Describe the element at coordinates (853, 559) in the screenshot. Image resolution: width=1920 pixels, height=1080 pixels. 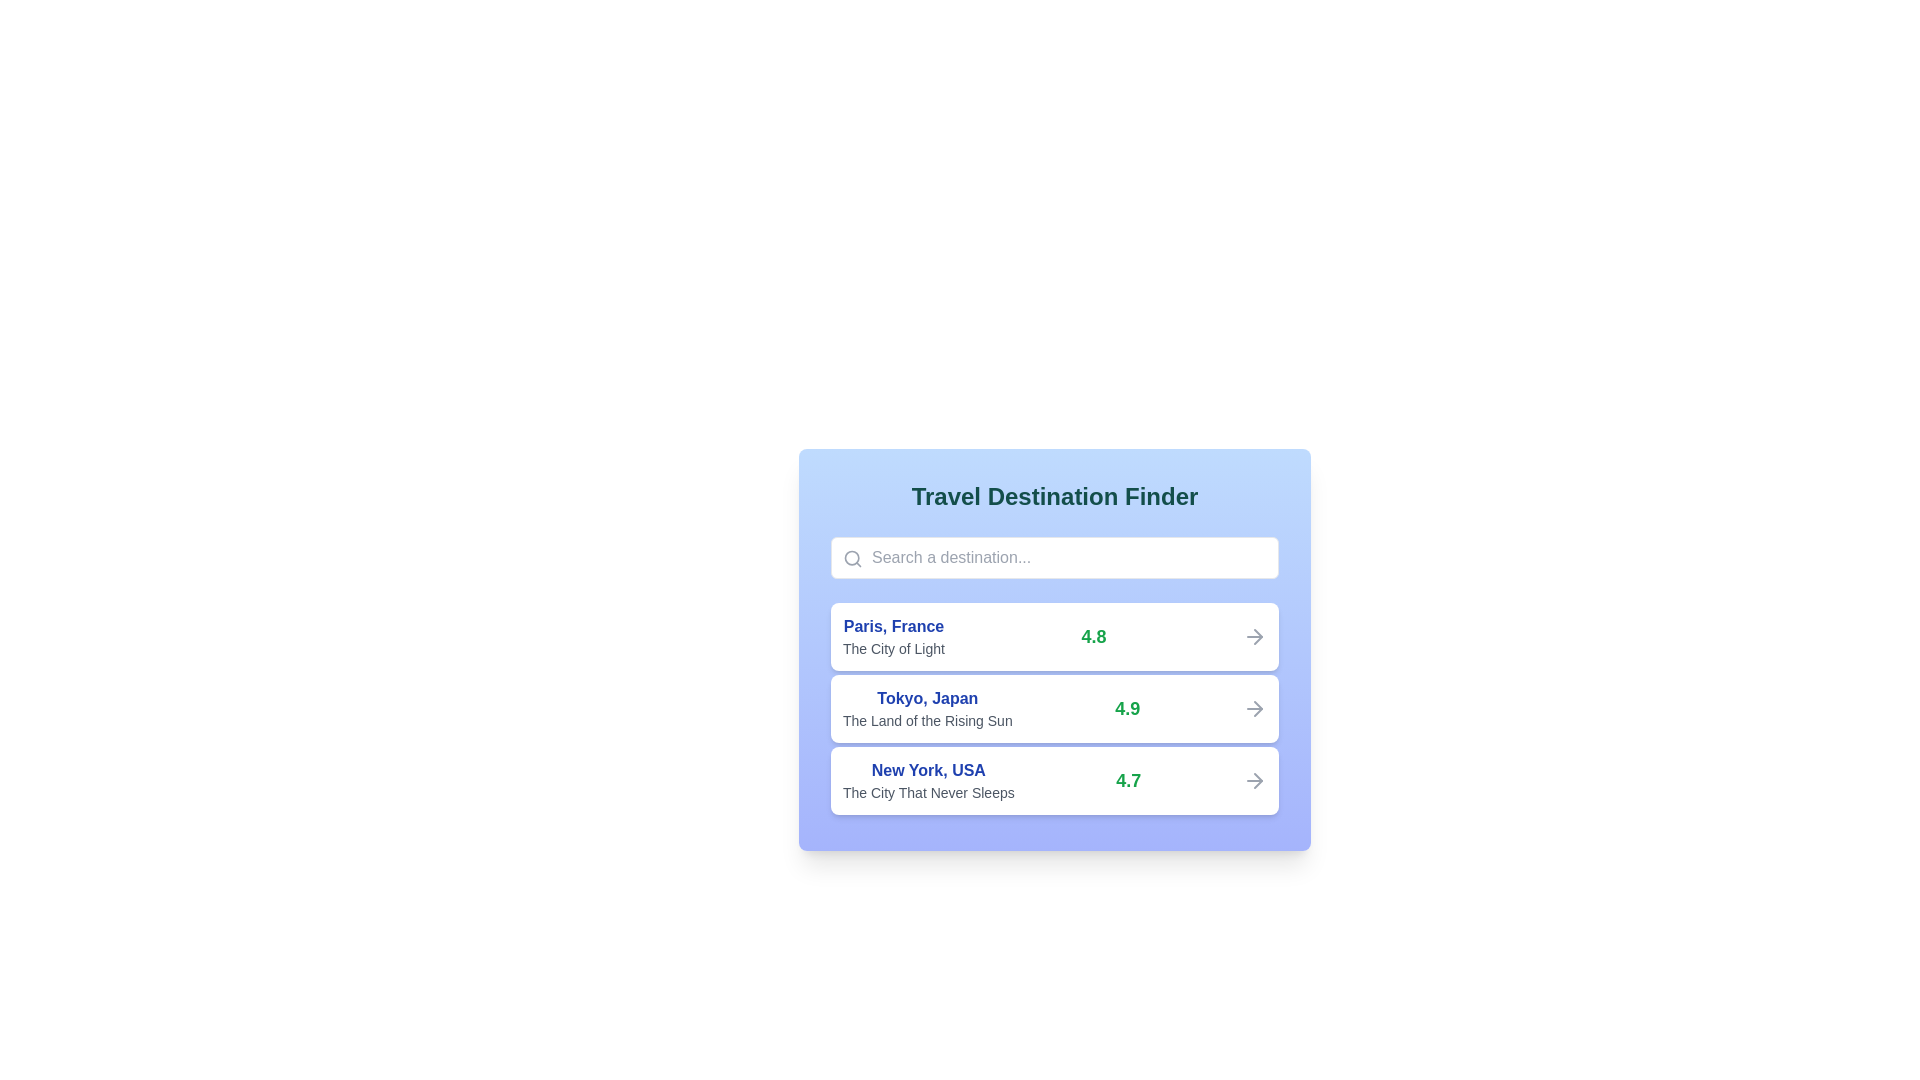
I see `the circular magnifying glass icon` at that location.